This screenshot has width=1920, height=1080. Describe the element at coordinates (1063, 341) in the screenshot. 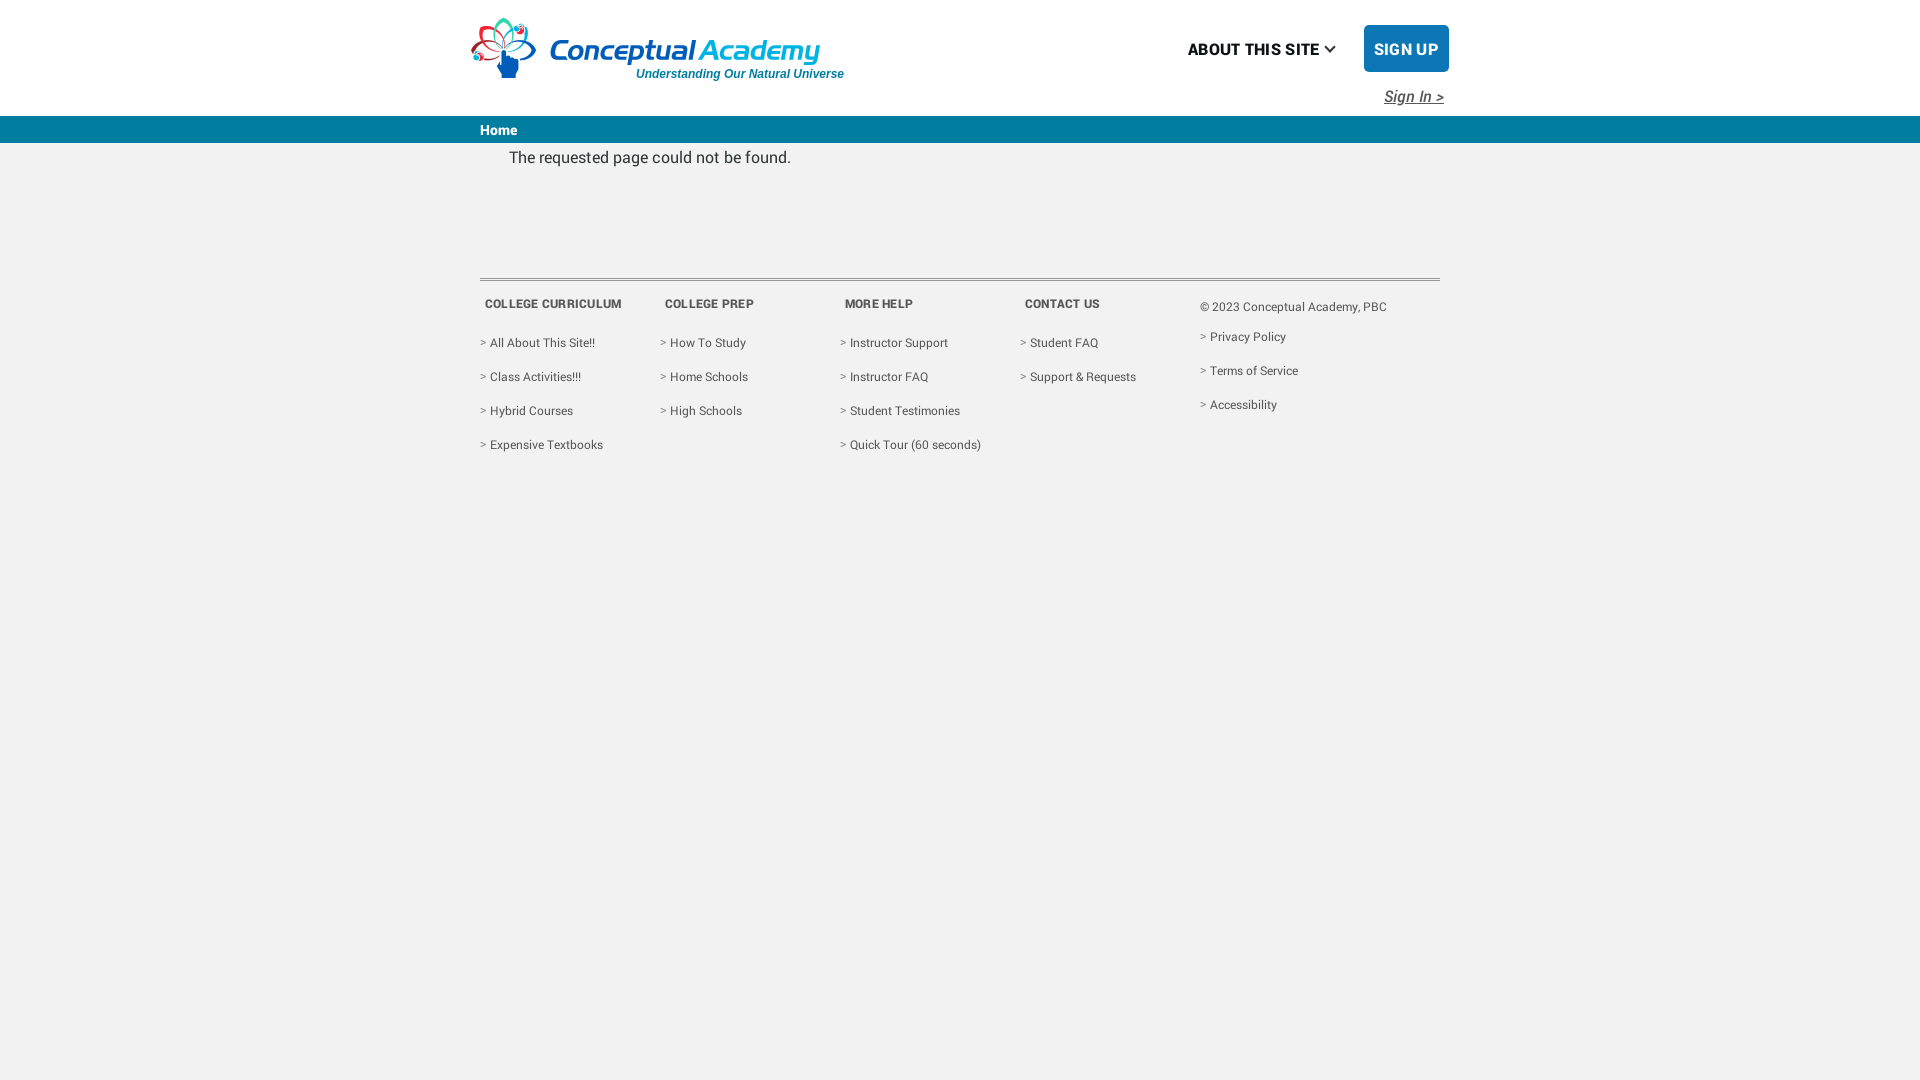

I see `'Student FAQ'` at that location.